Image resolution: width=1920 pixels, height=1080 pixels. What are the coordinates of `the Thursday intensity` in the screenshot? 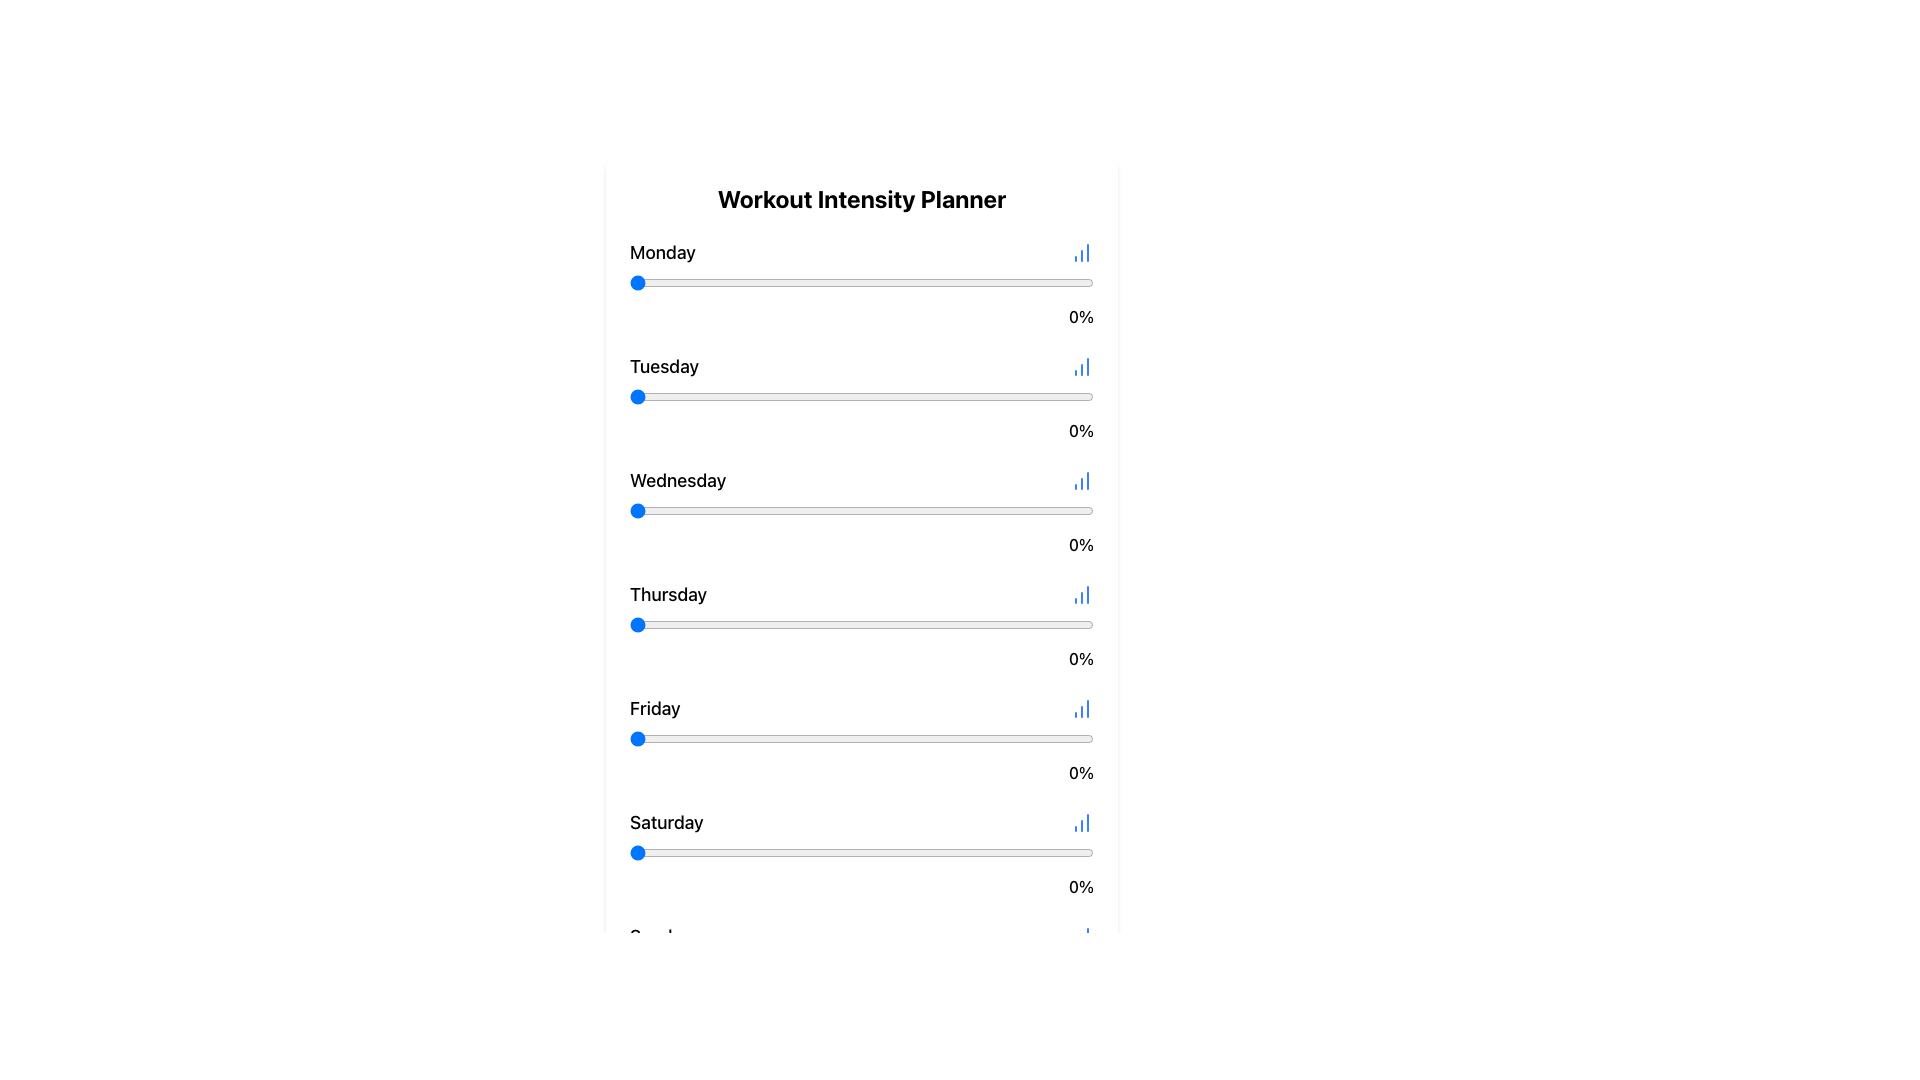 It's located at (708, 623).